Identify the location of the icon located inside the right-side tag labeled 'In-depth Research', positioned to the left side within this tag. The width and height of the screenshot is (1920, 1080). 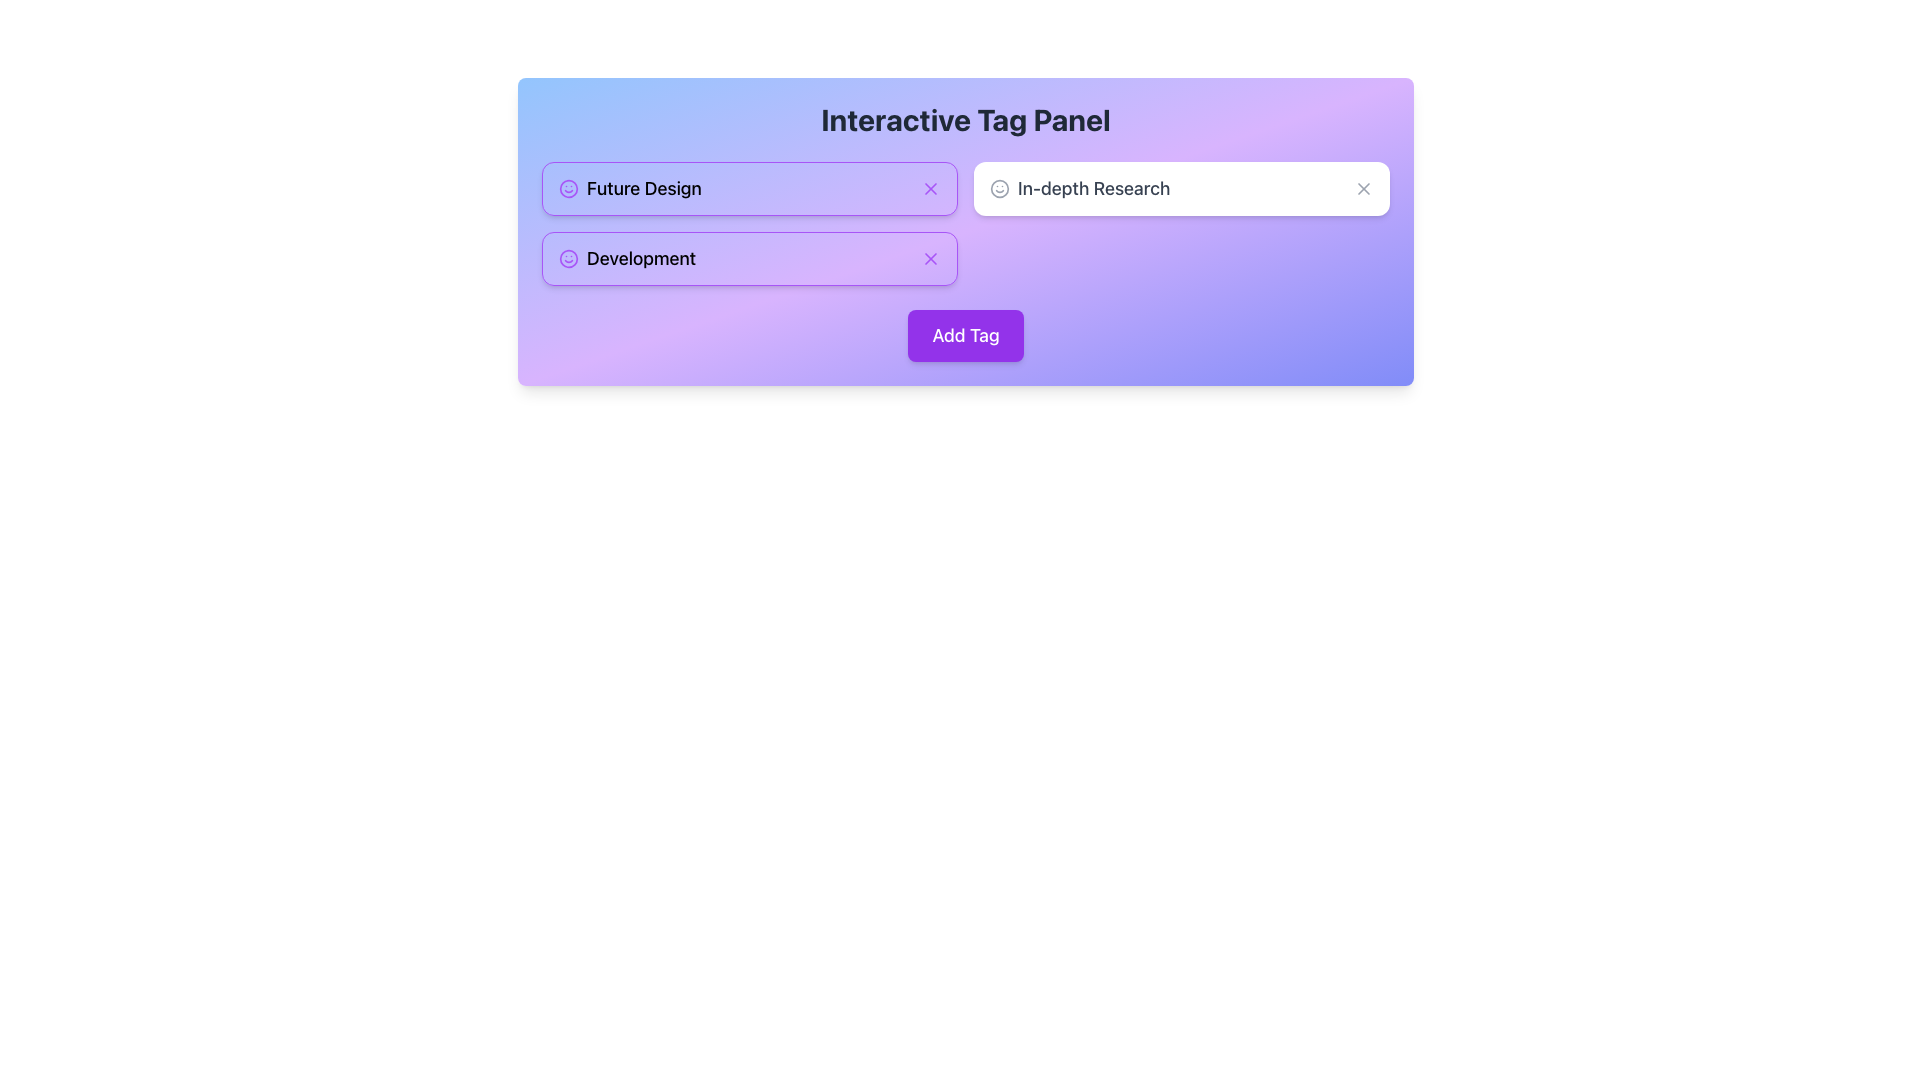
(999, 189).